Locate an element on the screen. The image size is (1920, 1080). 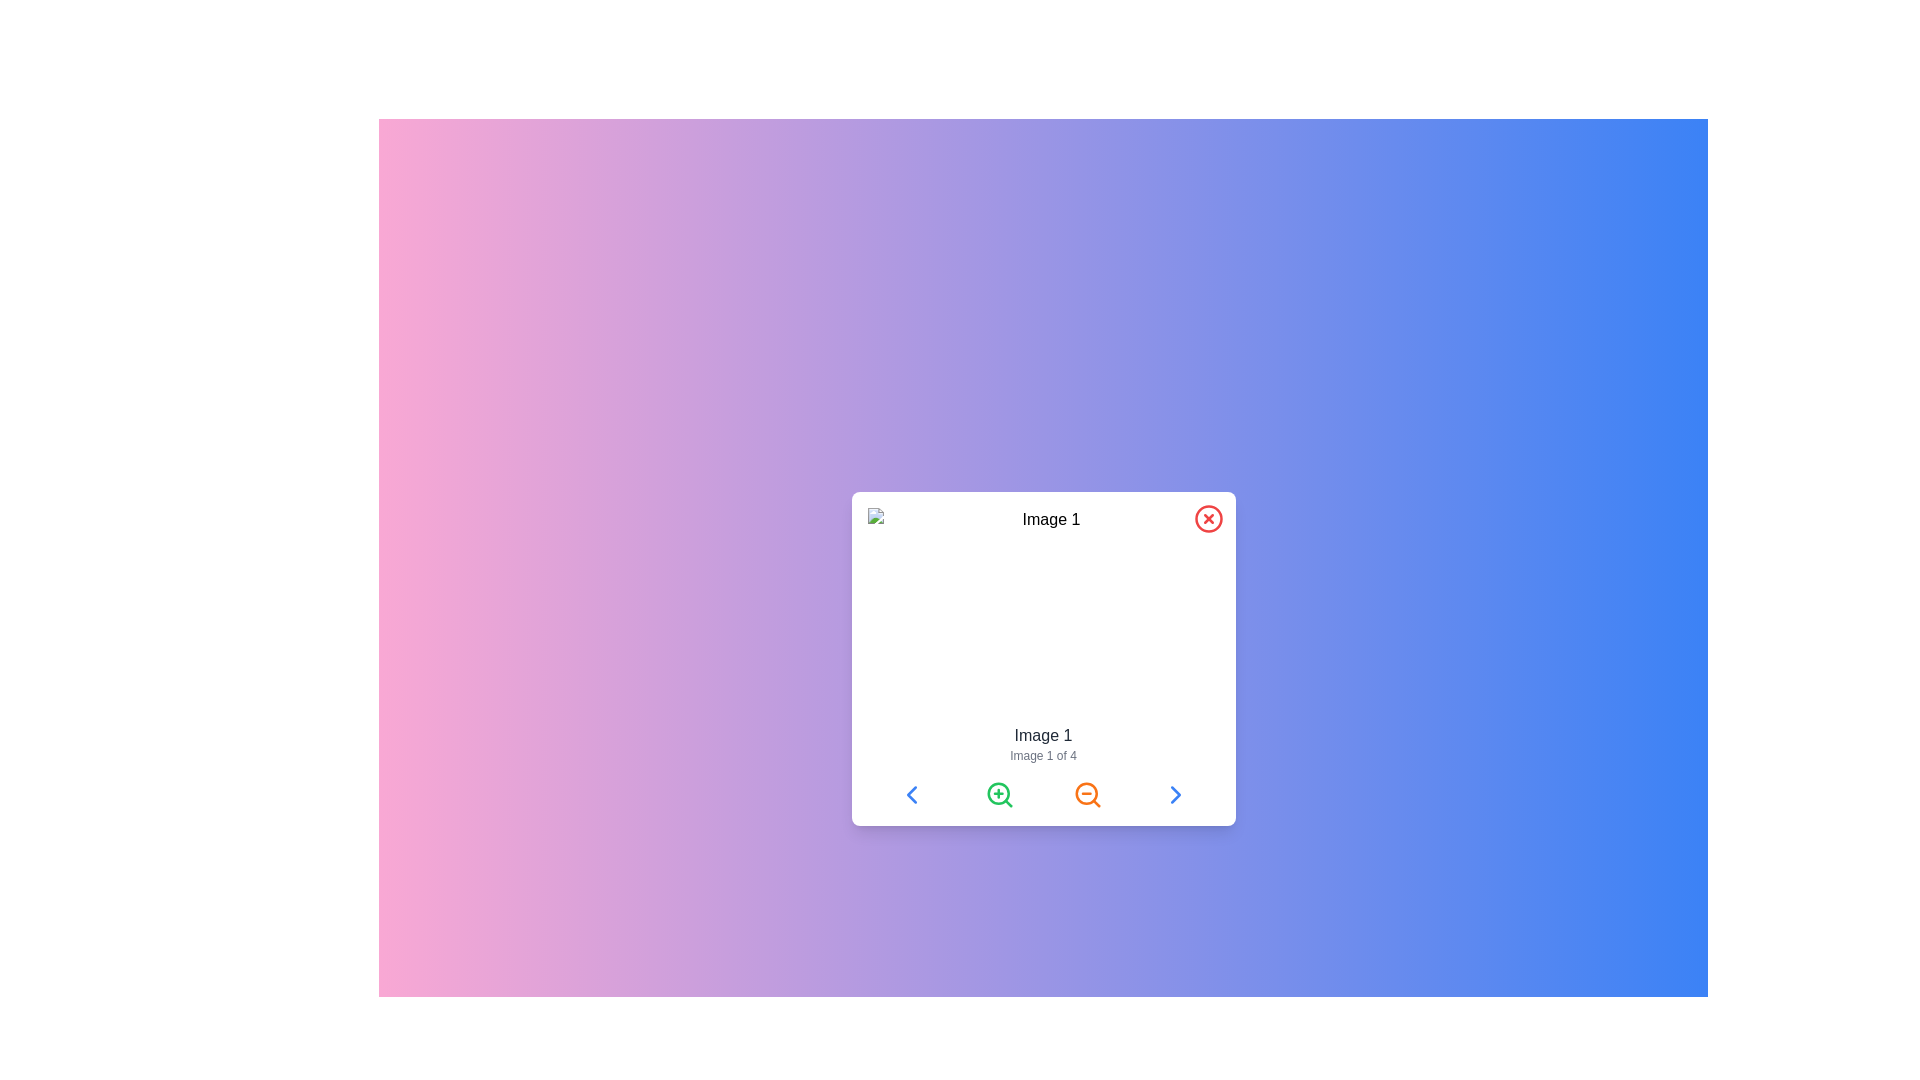
the navigation button located at the far left of the interactive icons in the center-bottom of the dialog box is located at coordinates (910, 793).